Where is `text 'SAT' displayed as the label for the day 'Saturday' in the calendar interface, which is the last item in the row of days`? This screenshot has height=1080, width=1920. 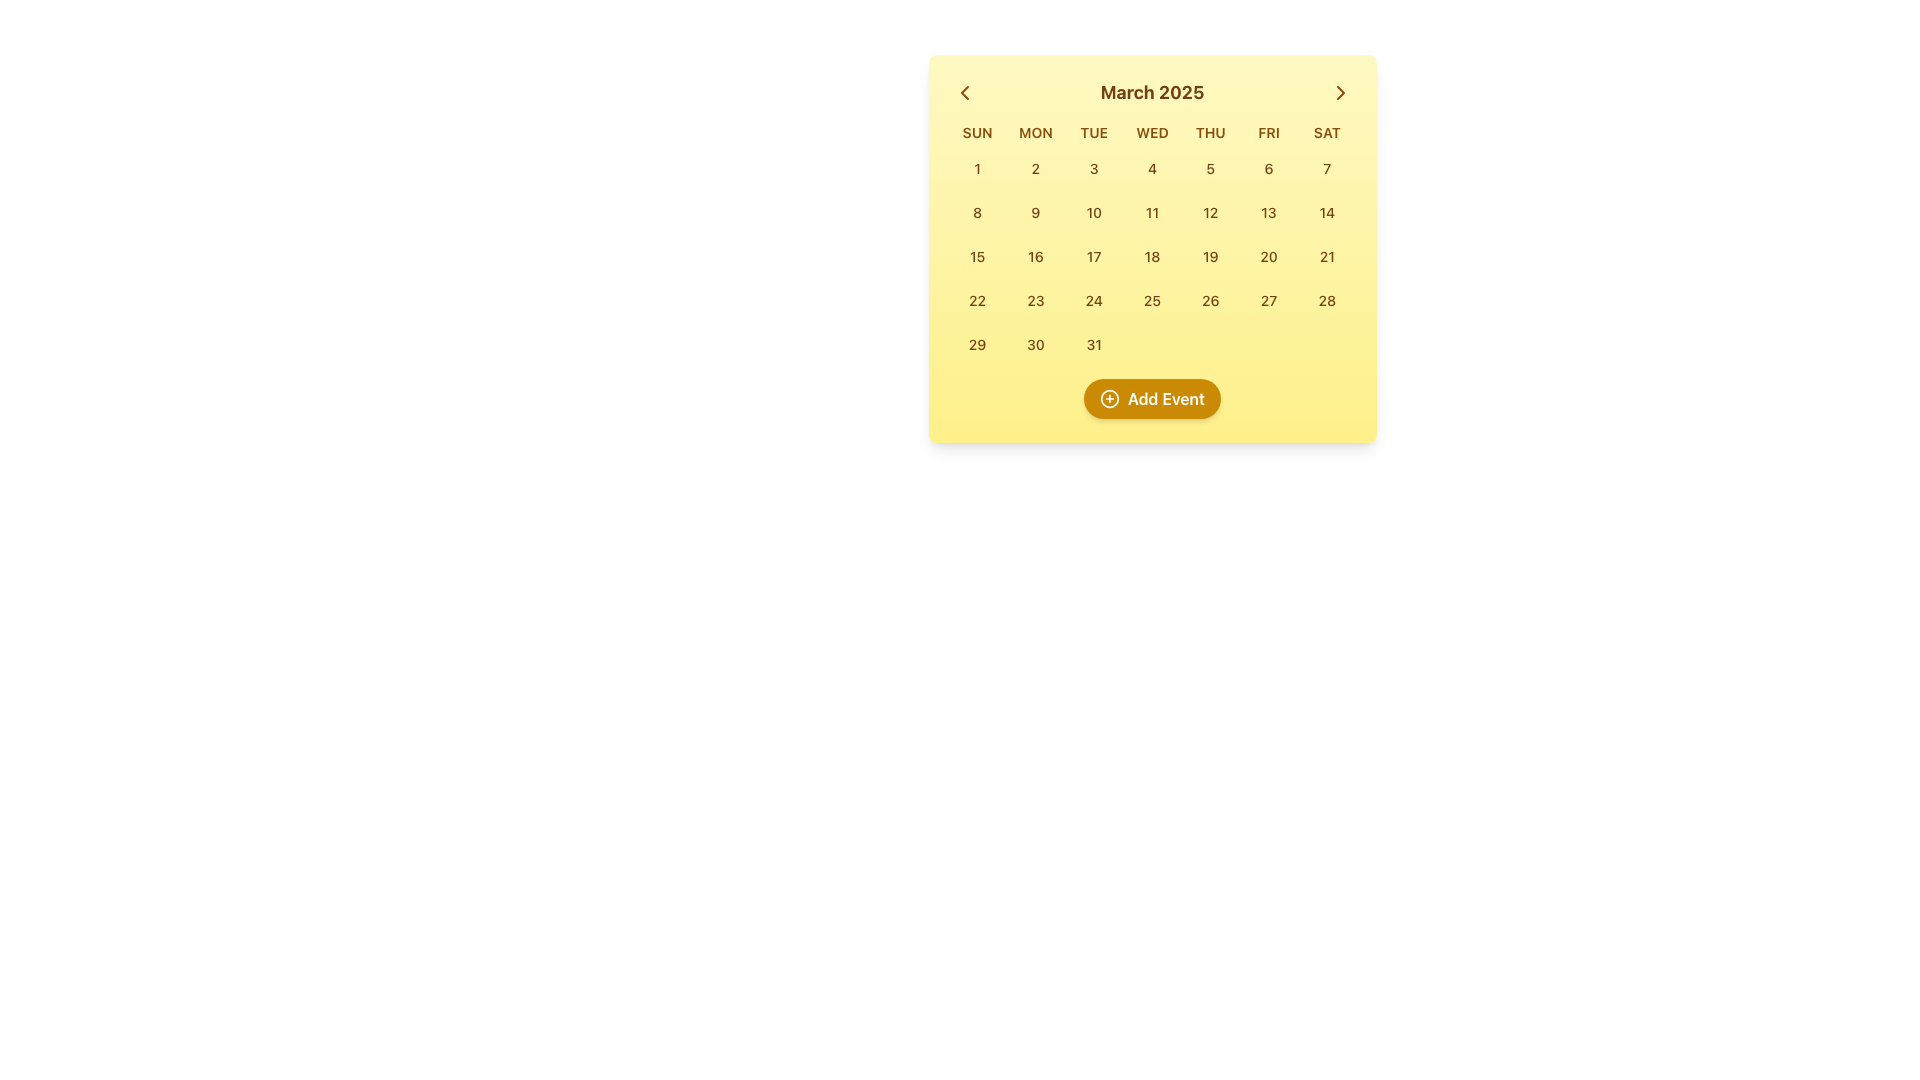 text 'SAT' displayed as the label for the day 'Saturday' in the calendar interface, which is the last item in the row of days is located at coordinates (1327, 132).